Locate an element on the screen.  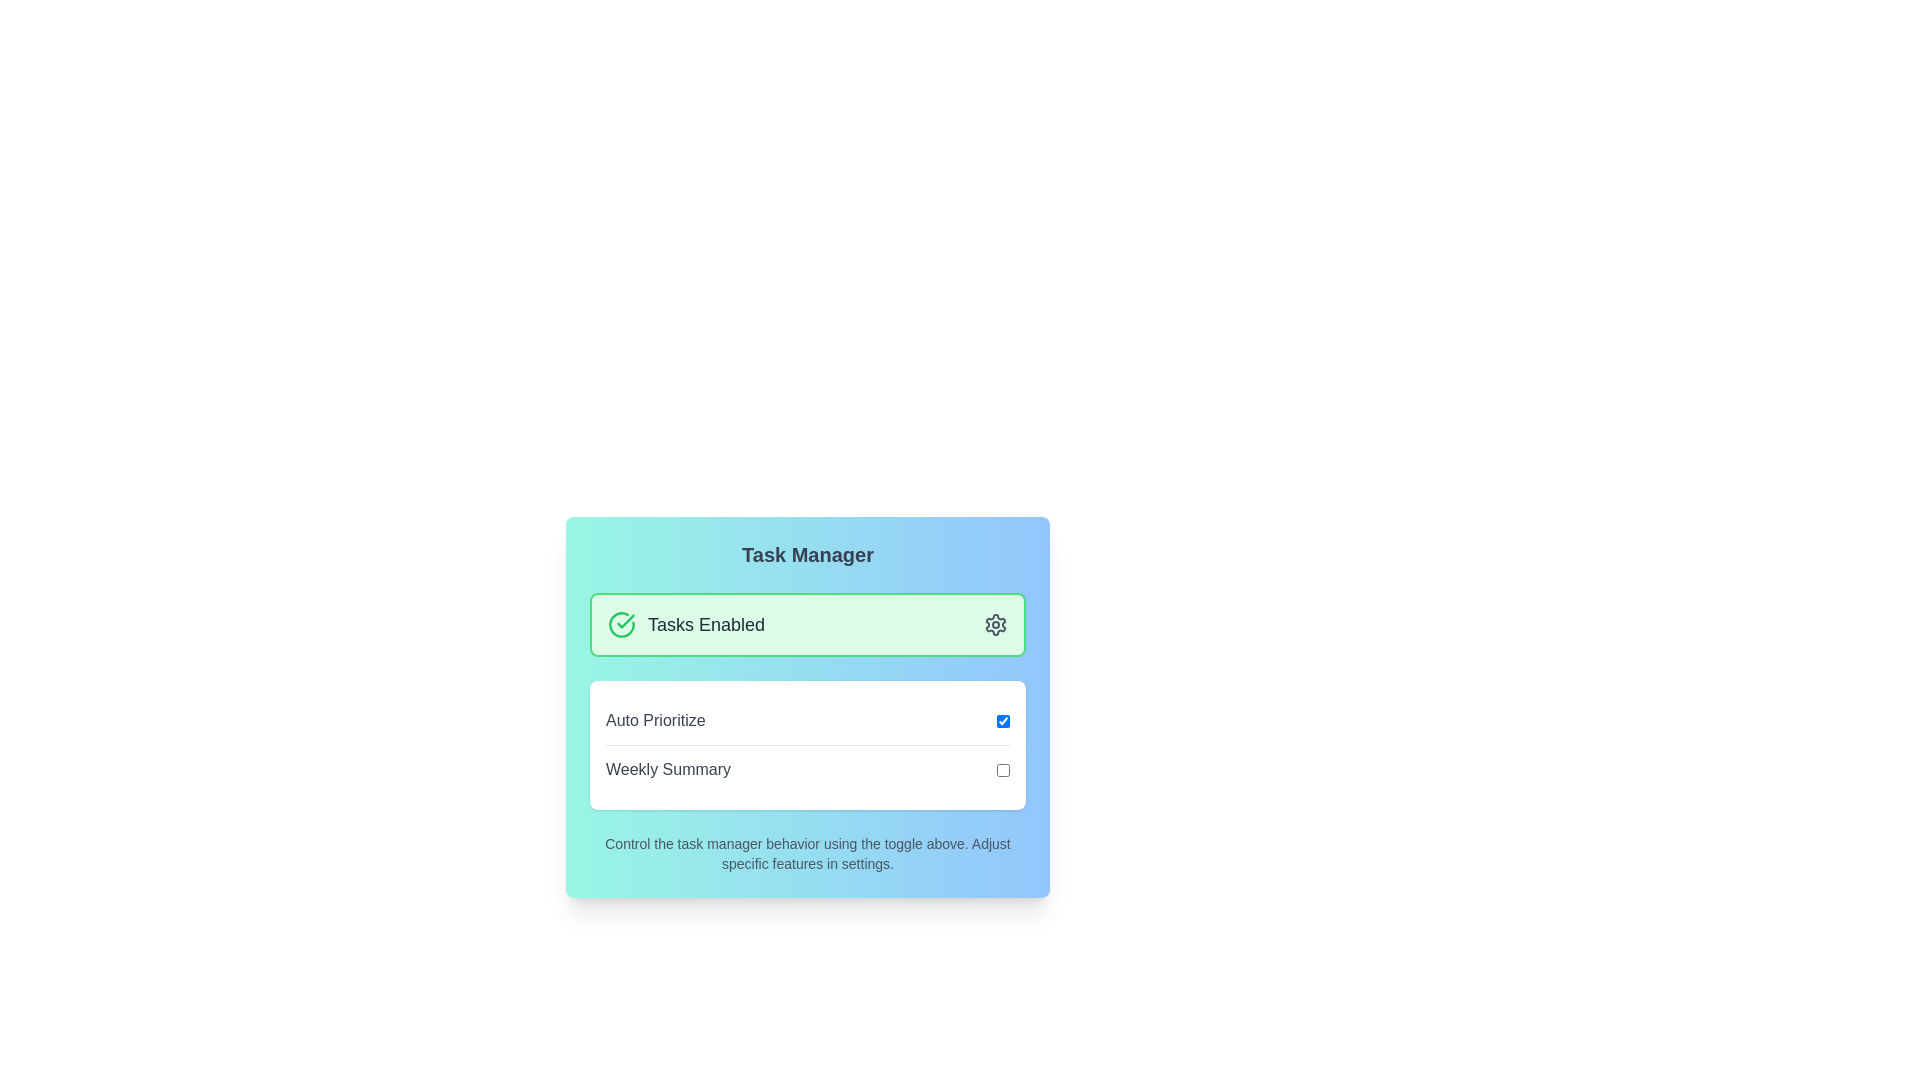
the 'Auto Prioritize' toggle switch checkbox is located at coordinates (807, 721).